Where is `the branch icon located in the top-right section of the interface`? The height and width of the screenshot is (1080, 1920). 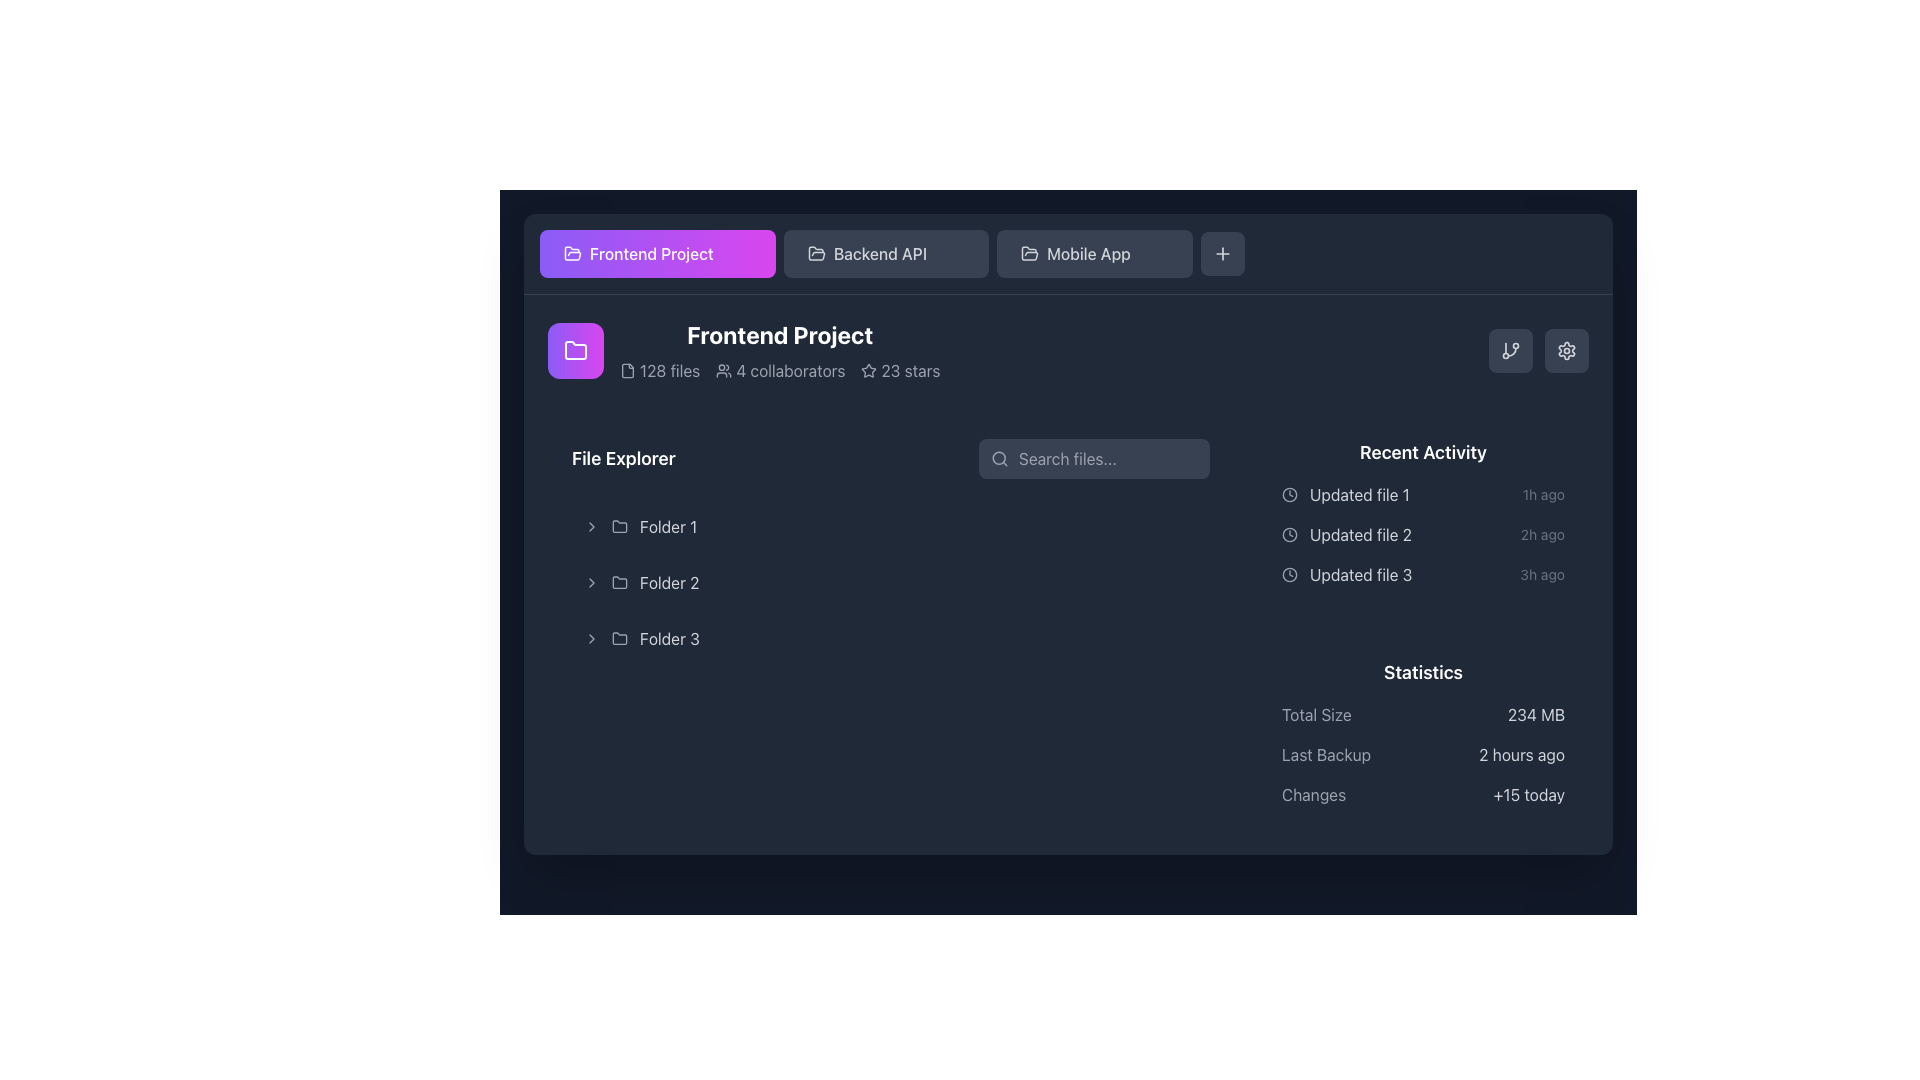
the branch icon located in the top-right section of the interface is located at coordinates (1511, 350).